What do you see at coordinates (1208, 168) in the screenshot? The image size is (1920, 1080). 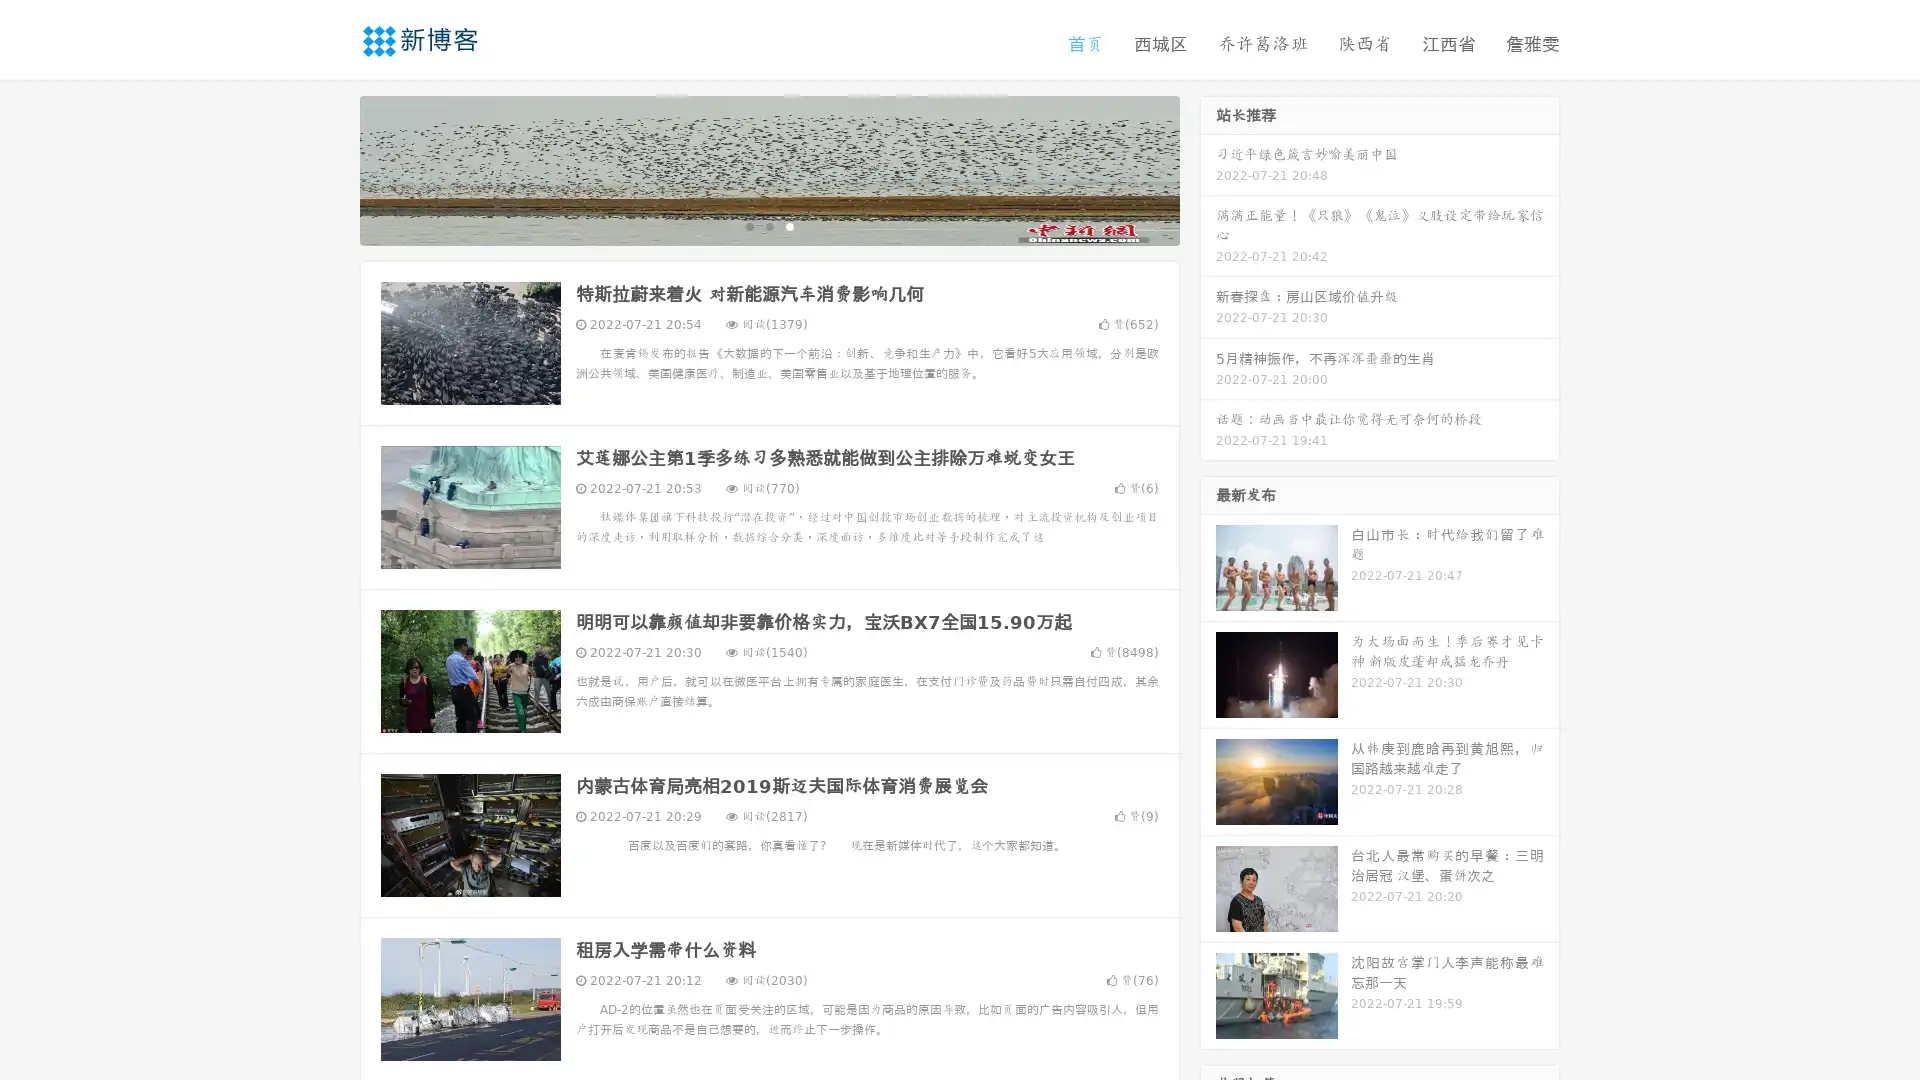 I see `Next slide` at bounding box center [1208, 168].